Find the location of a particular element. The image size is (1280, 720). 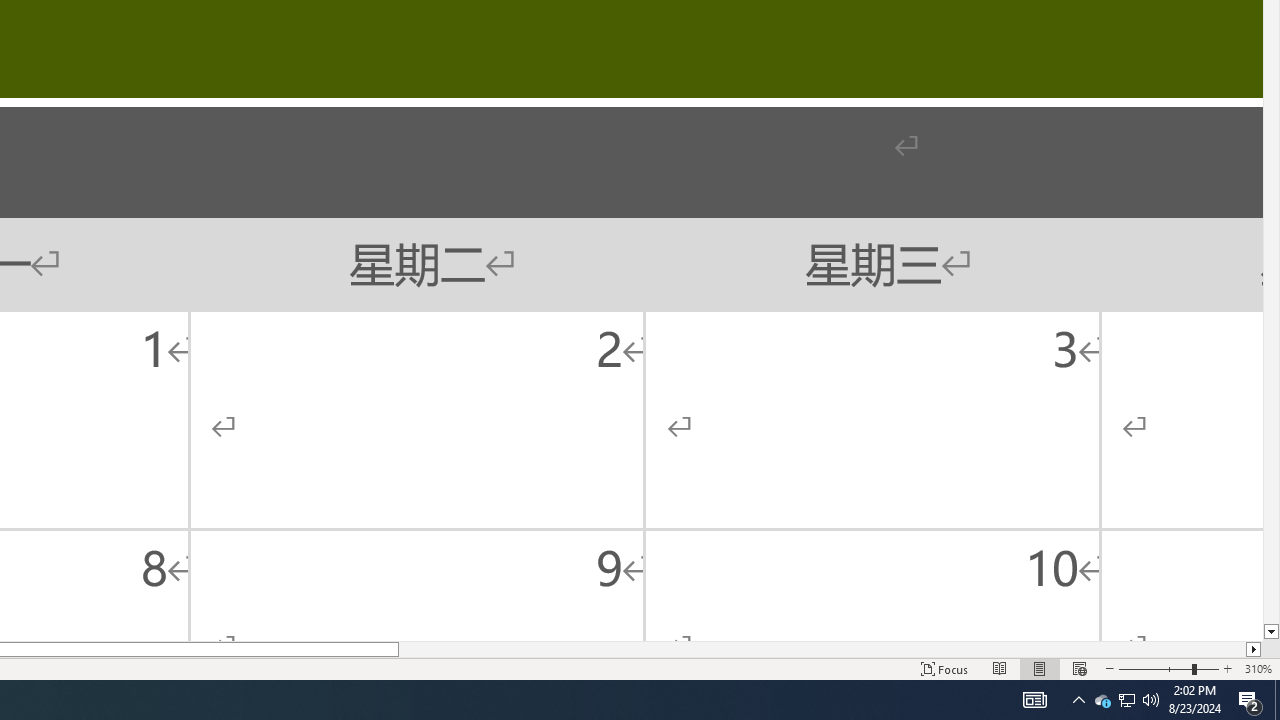

'Web Layout' is located at coordinates (1078, 669).